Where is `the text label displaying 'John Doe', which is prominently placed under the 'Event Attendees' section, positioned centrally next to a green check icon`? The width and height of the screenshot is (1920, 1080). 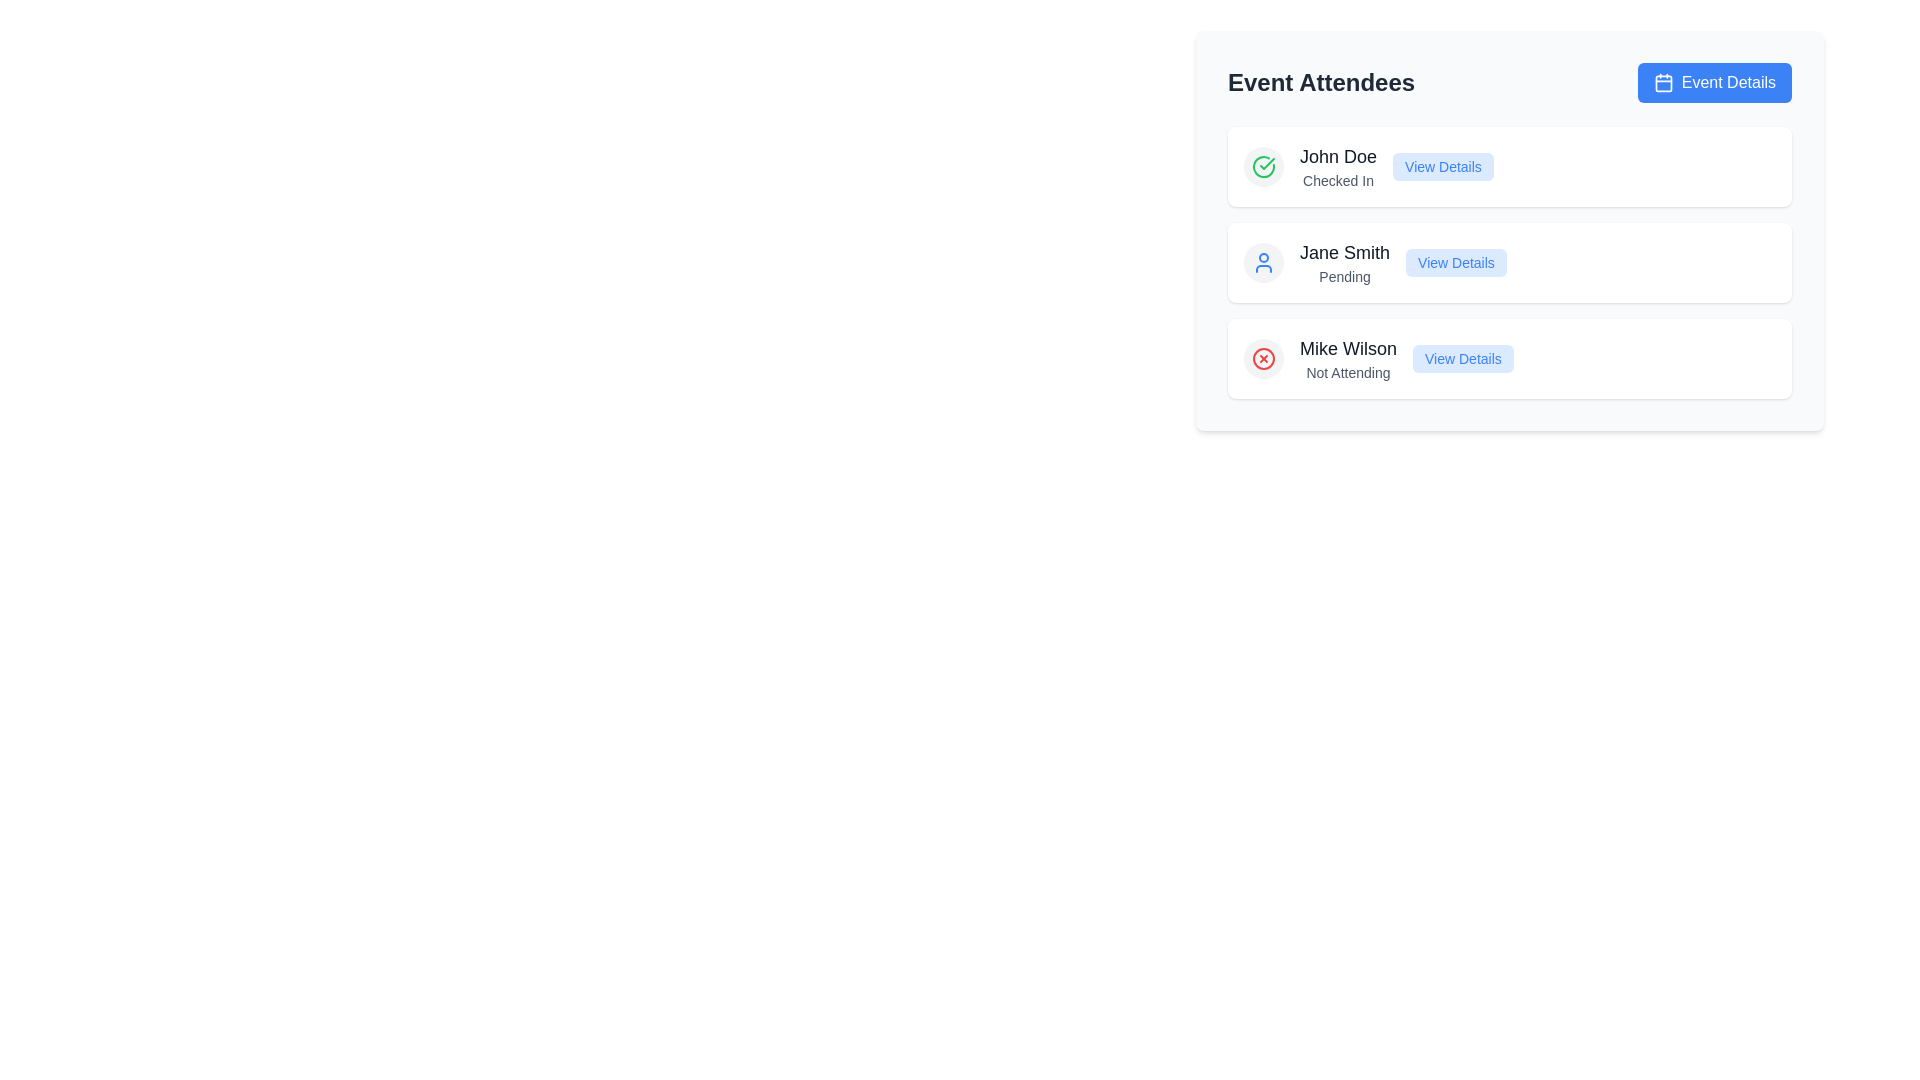 the text label displaying 'John Doe', which is prominently placed under the 'Event Attendees' section, positioned centrally next to a green check icon is located at coordinates (1338, 156).